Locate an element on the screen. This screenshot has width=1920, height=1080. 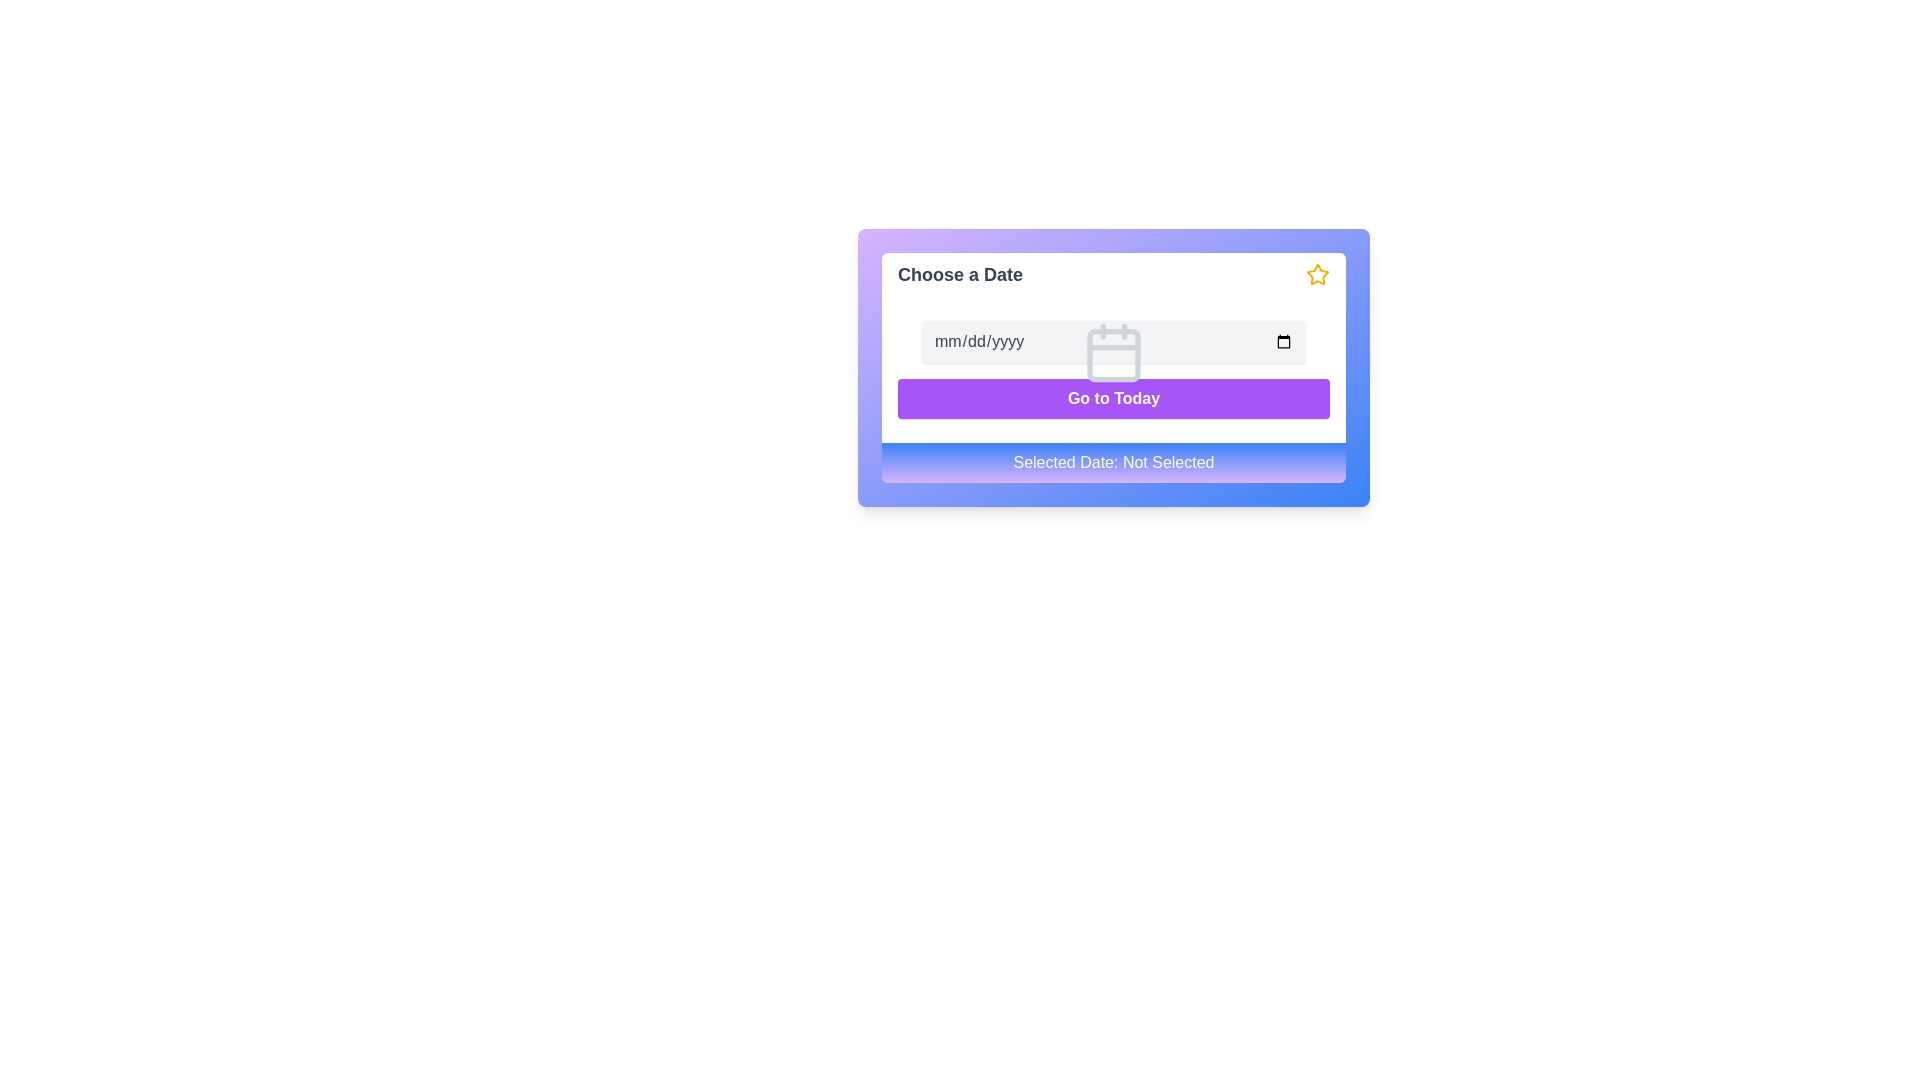
the small rounded rectangle located inside the calendar icon, which is styled in light gray and positioned centrally within the icon's visible area is located at coordinates (1112, 353).